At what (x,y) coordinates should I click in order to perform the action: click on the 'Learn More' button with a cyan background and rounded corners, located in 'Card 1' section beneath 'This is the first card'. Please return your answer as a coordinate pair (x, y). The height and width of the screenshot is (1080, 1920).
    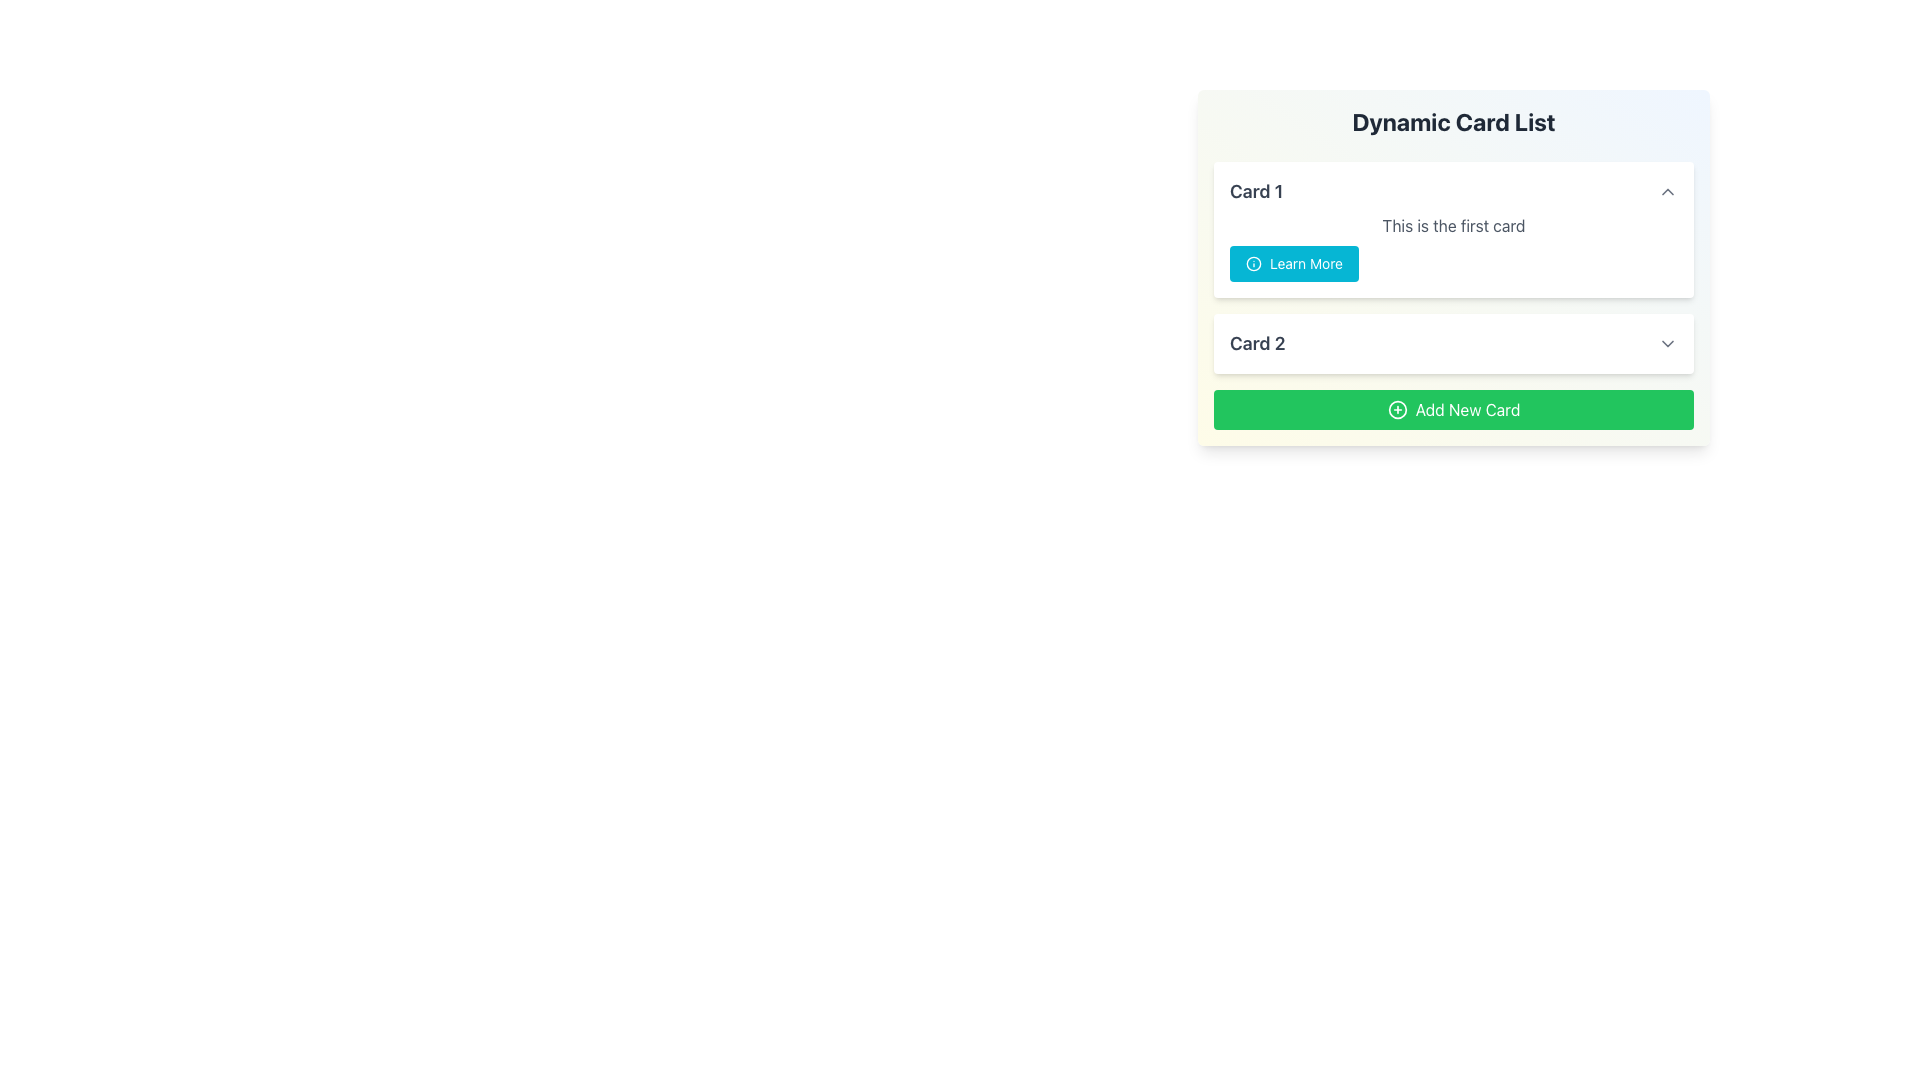
    Looking at the image, I should click on (1294, 262).